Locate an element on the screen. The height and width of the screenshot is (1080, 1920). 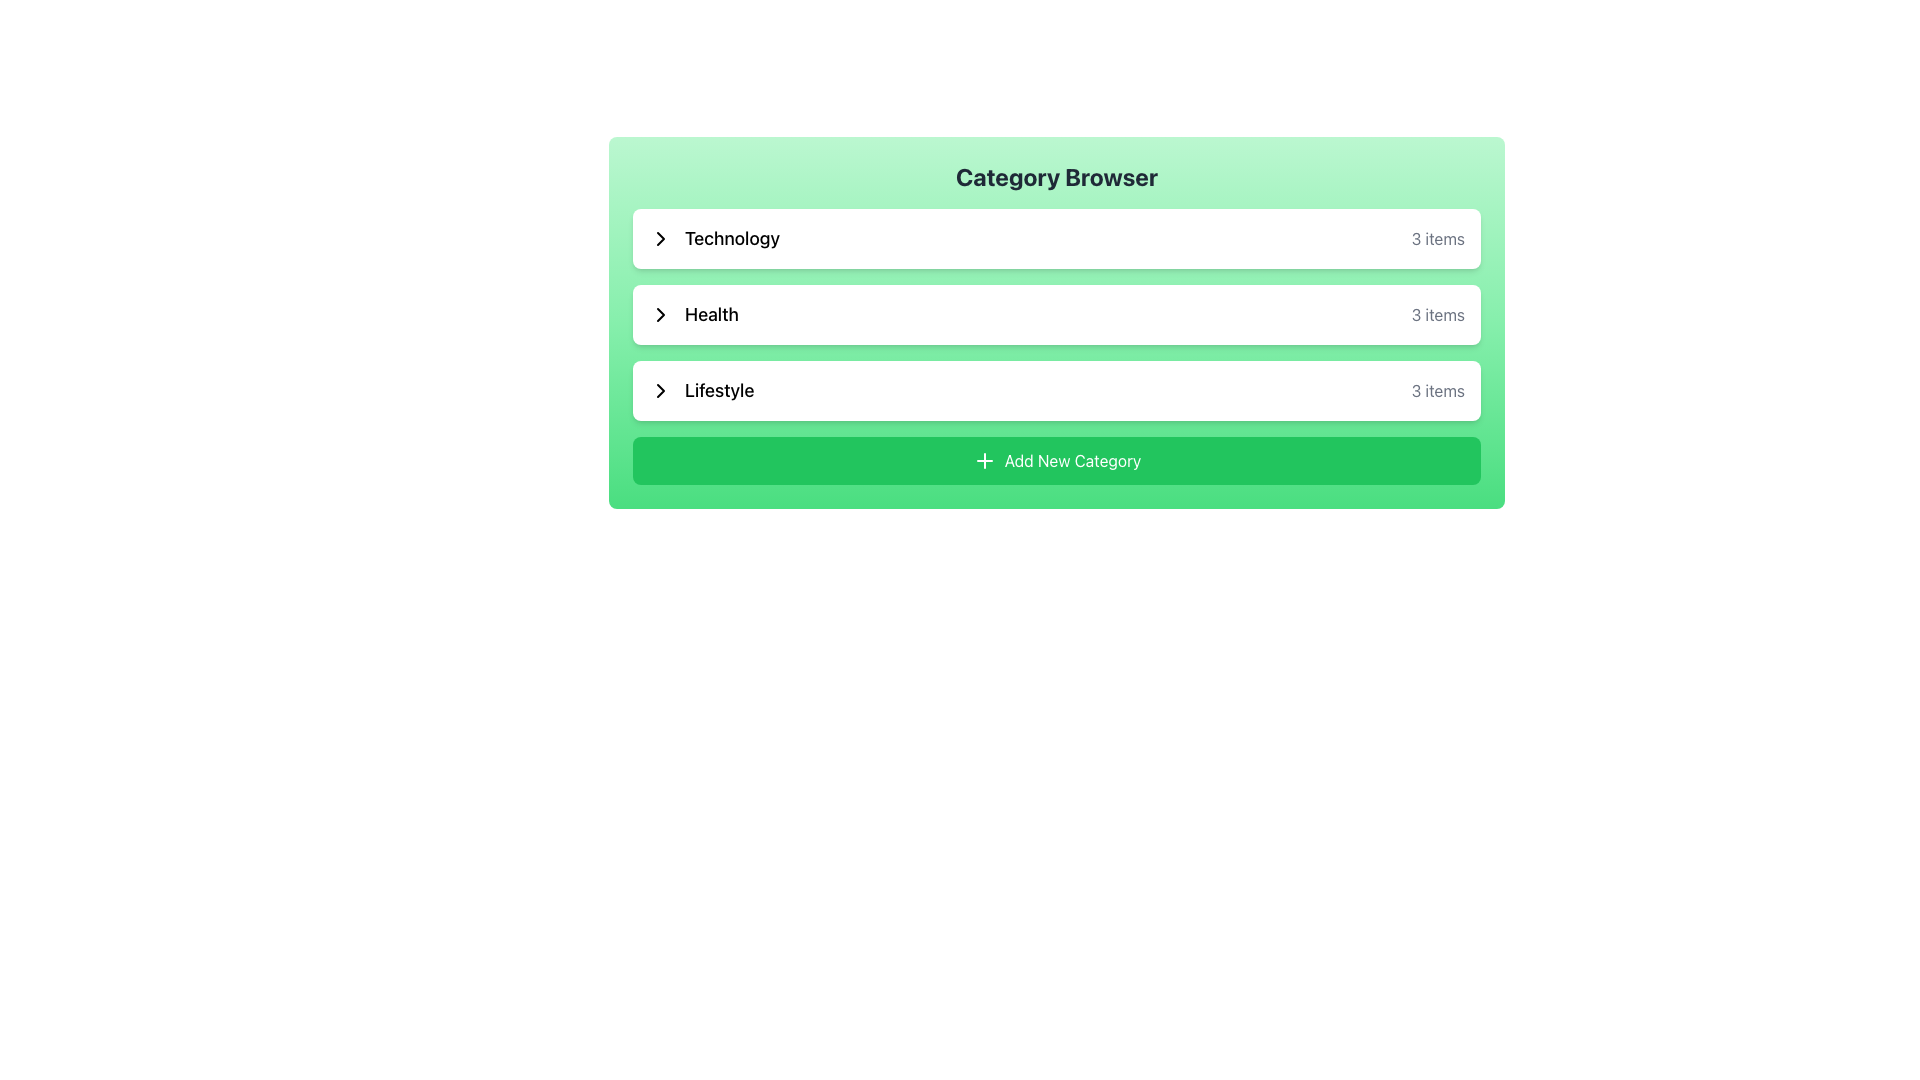
text label element that displays '3 items', located on the right side of the 'Health' row is located at coordinates (1437, 315).